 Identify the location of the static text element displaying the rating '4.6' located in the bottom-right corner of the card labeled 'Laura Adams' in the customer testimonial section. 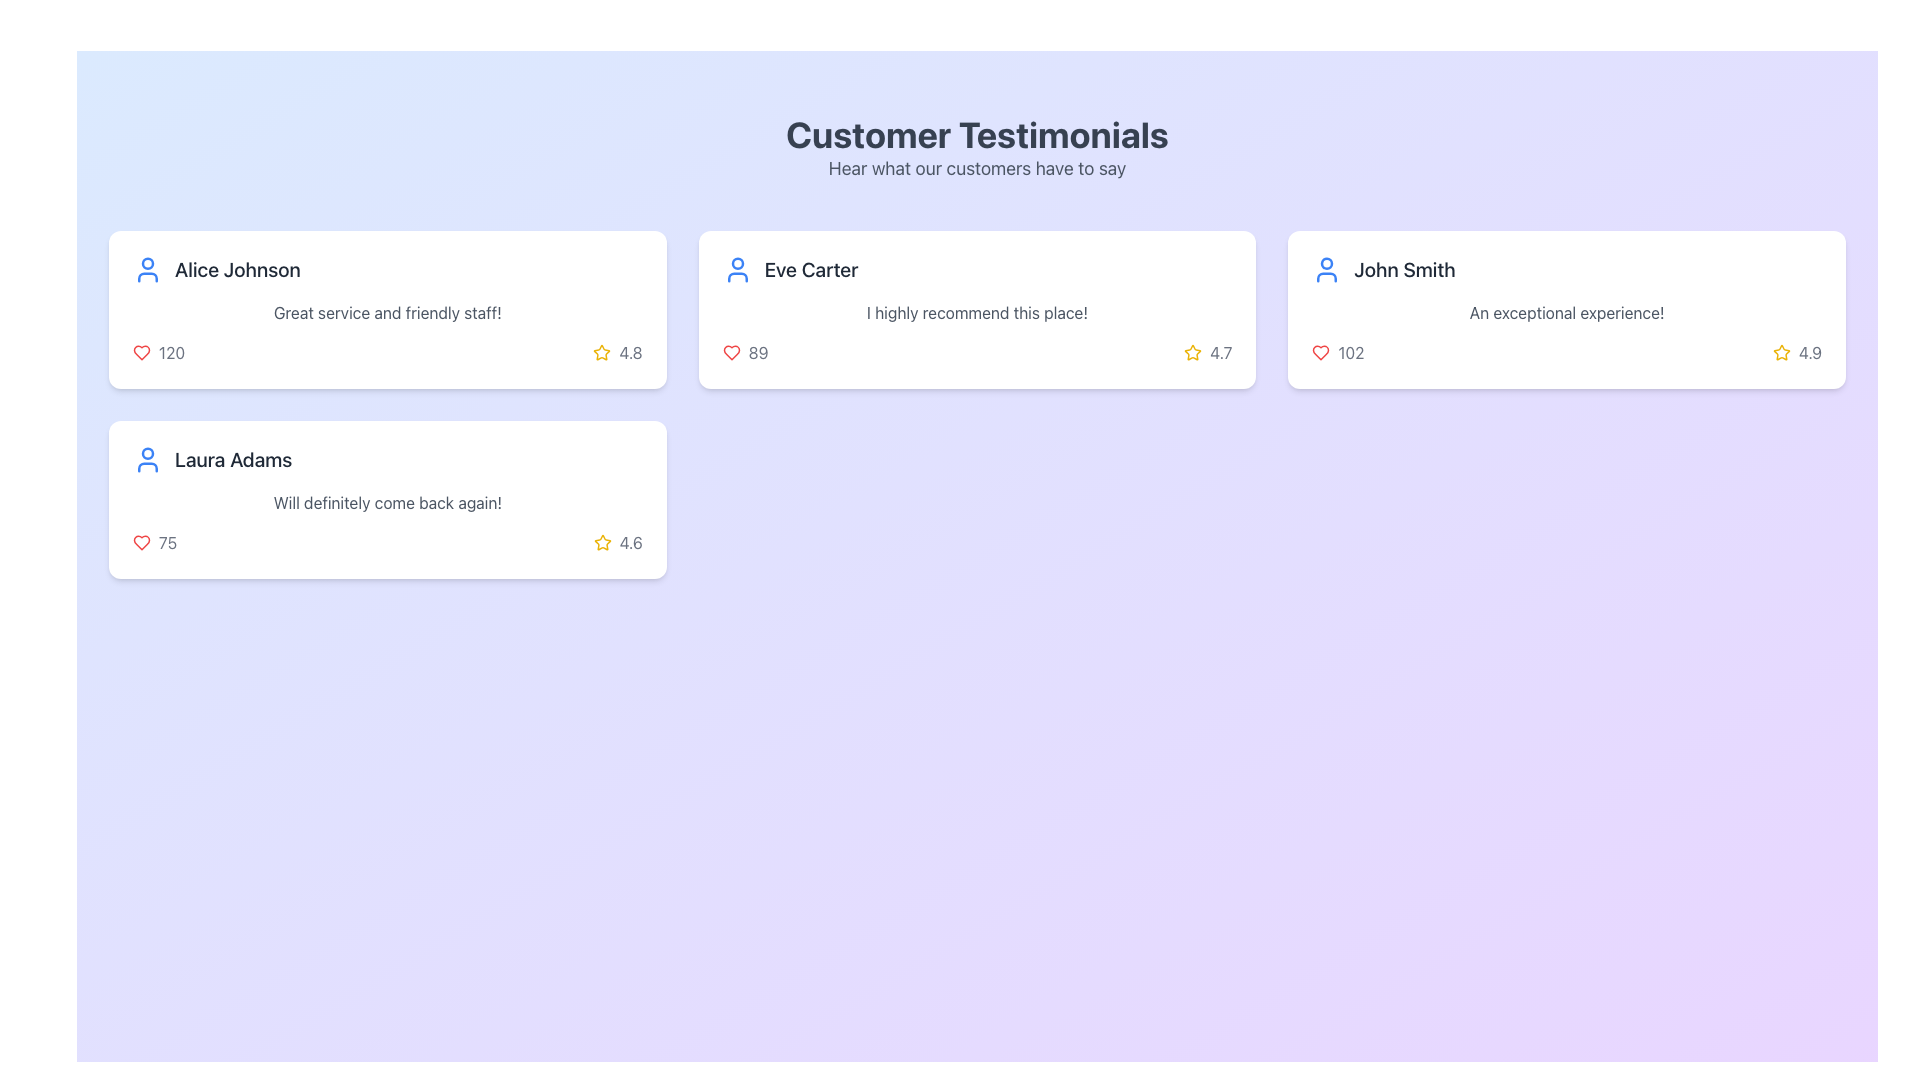
(630, 543).